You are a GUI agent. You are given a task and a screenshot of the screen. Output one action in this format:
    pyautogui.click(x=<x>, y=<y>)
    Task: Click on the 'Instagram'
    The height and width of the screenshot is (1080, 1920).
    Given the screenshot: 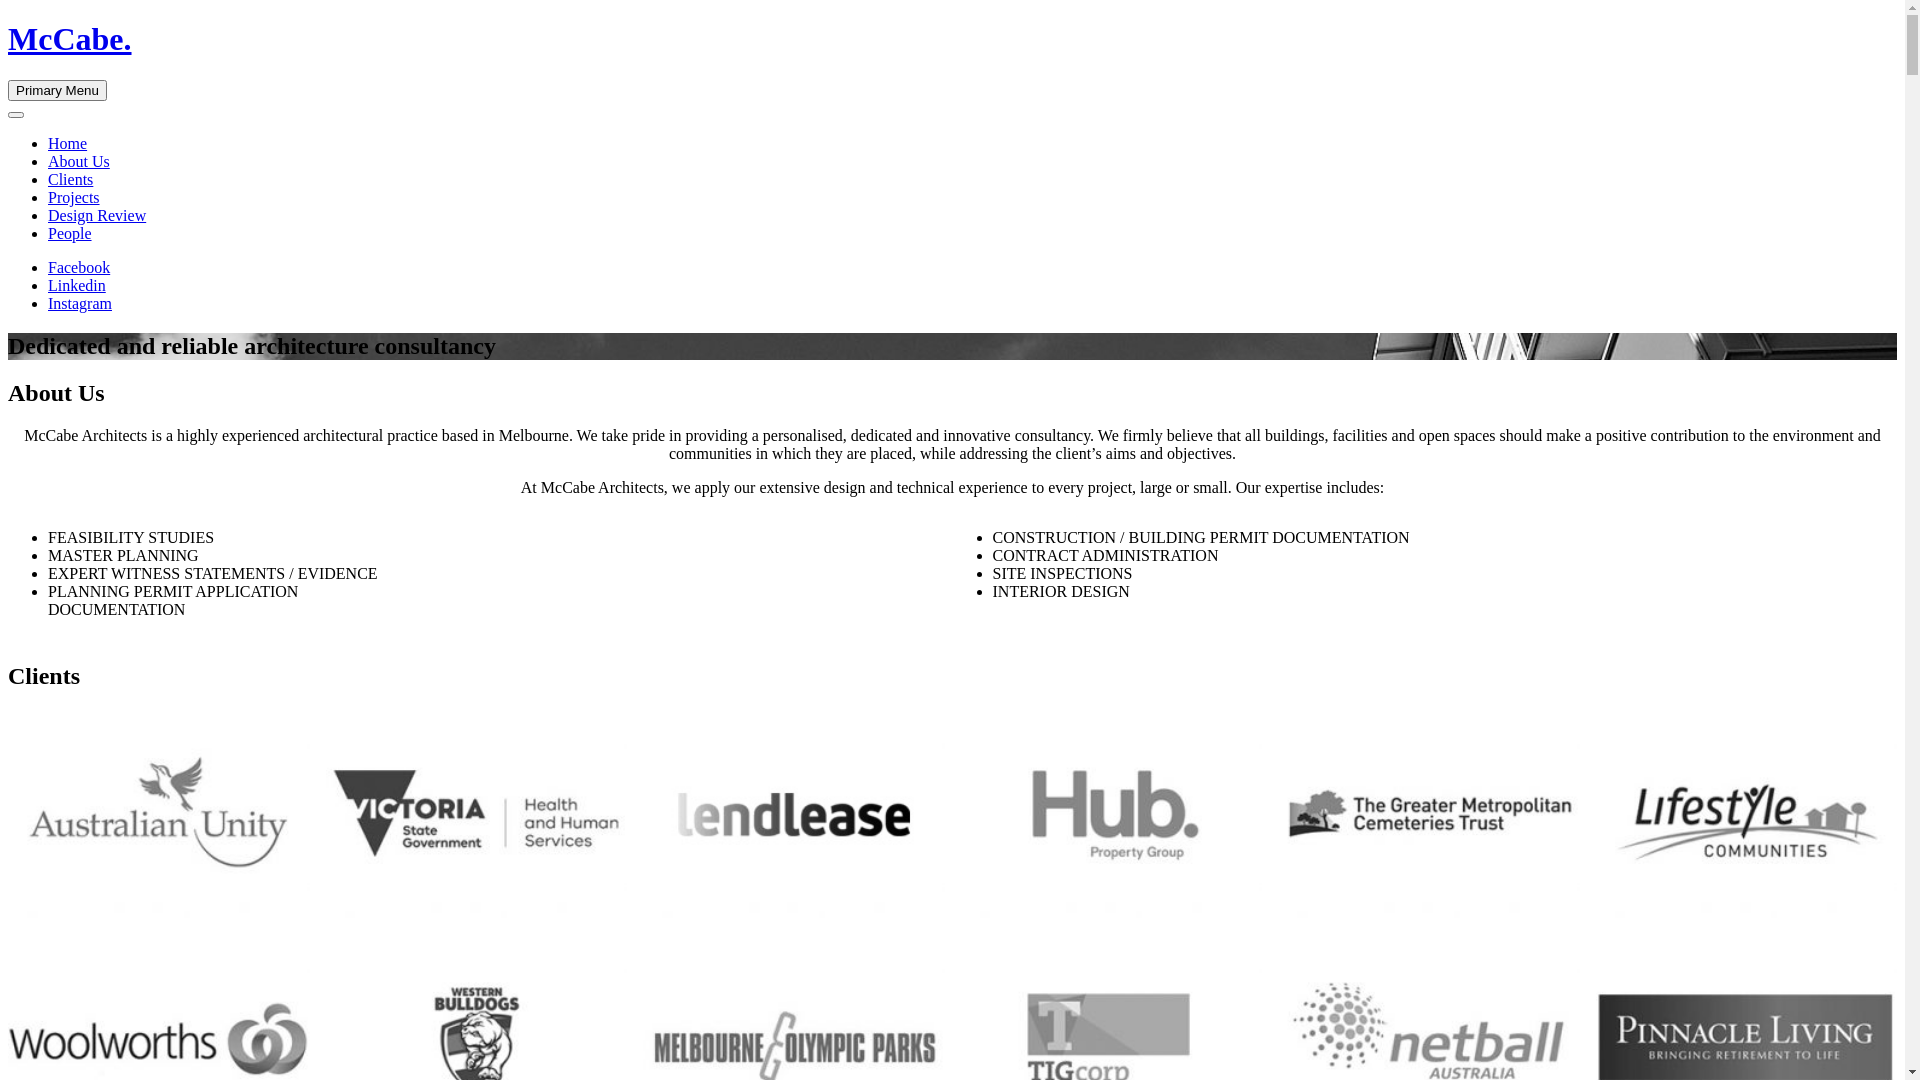 What is the action you would take?
    pyautogui.click(x=80, y=303)
    